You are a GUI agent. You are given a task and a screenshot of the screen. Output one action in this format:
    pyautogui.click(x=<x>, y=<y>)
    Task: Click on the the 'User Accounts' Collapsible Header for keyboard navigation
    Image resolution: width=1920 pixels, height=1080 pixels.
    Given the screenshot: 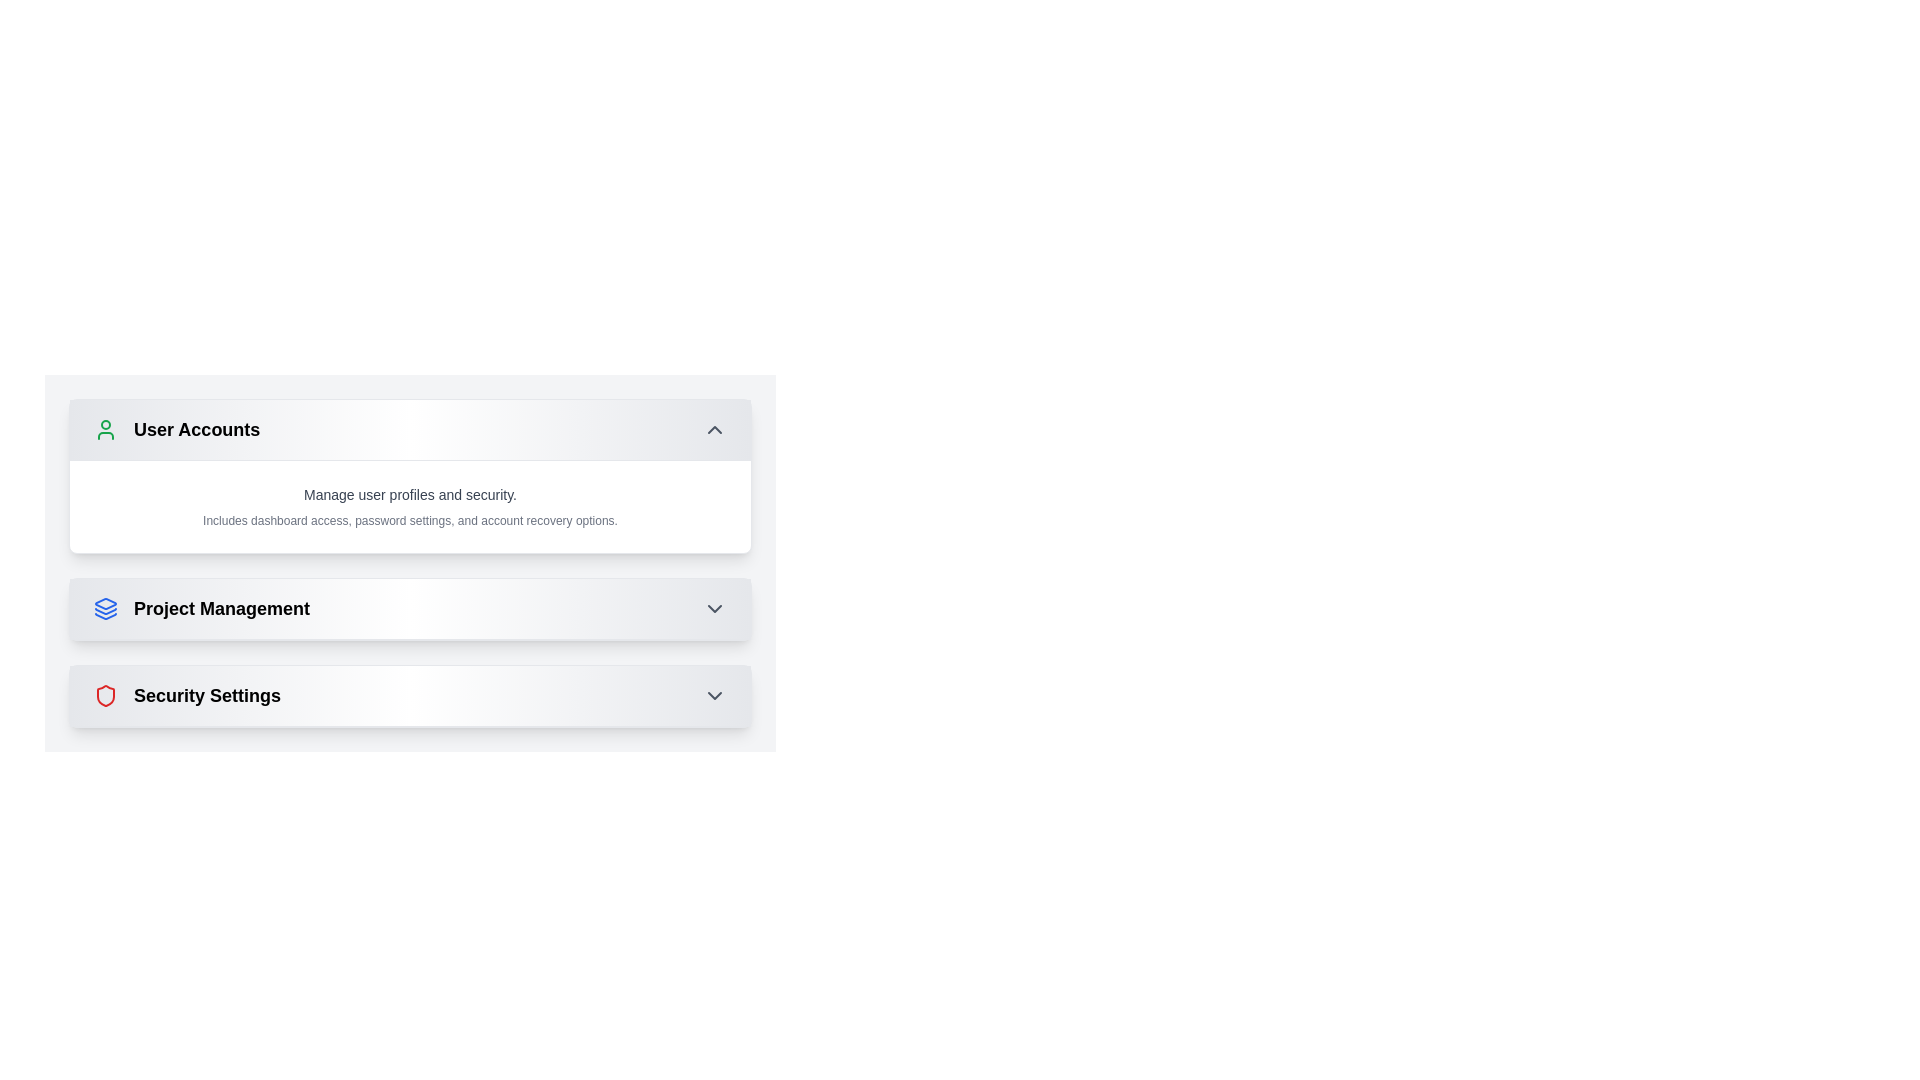 What is the action you would take?
    pyautogui.click(x=409, y=429)
    